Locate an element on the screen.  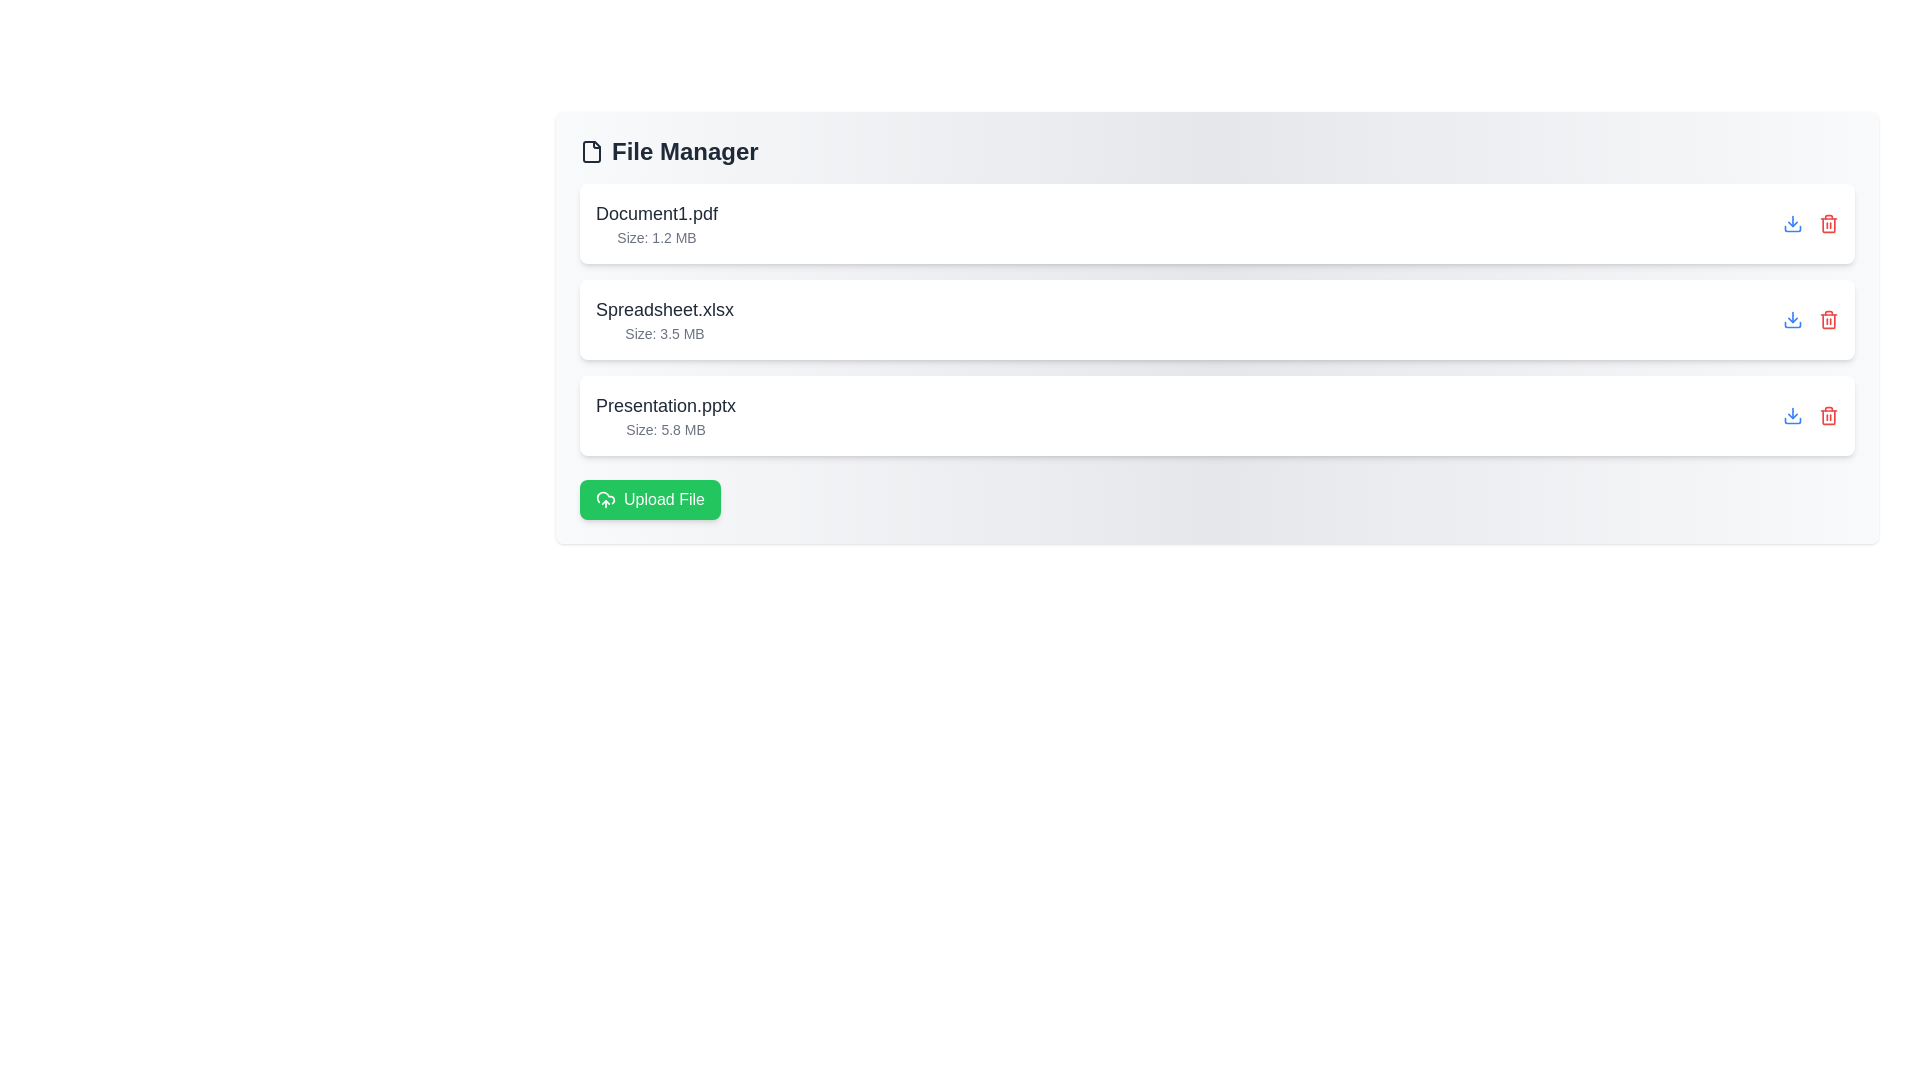
the file icon in the header is located at coordinates (590, 150).